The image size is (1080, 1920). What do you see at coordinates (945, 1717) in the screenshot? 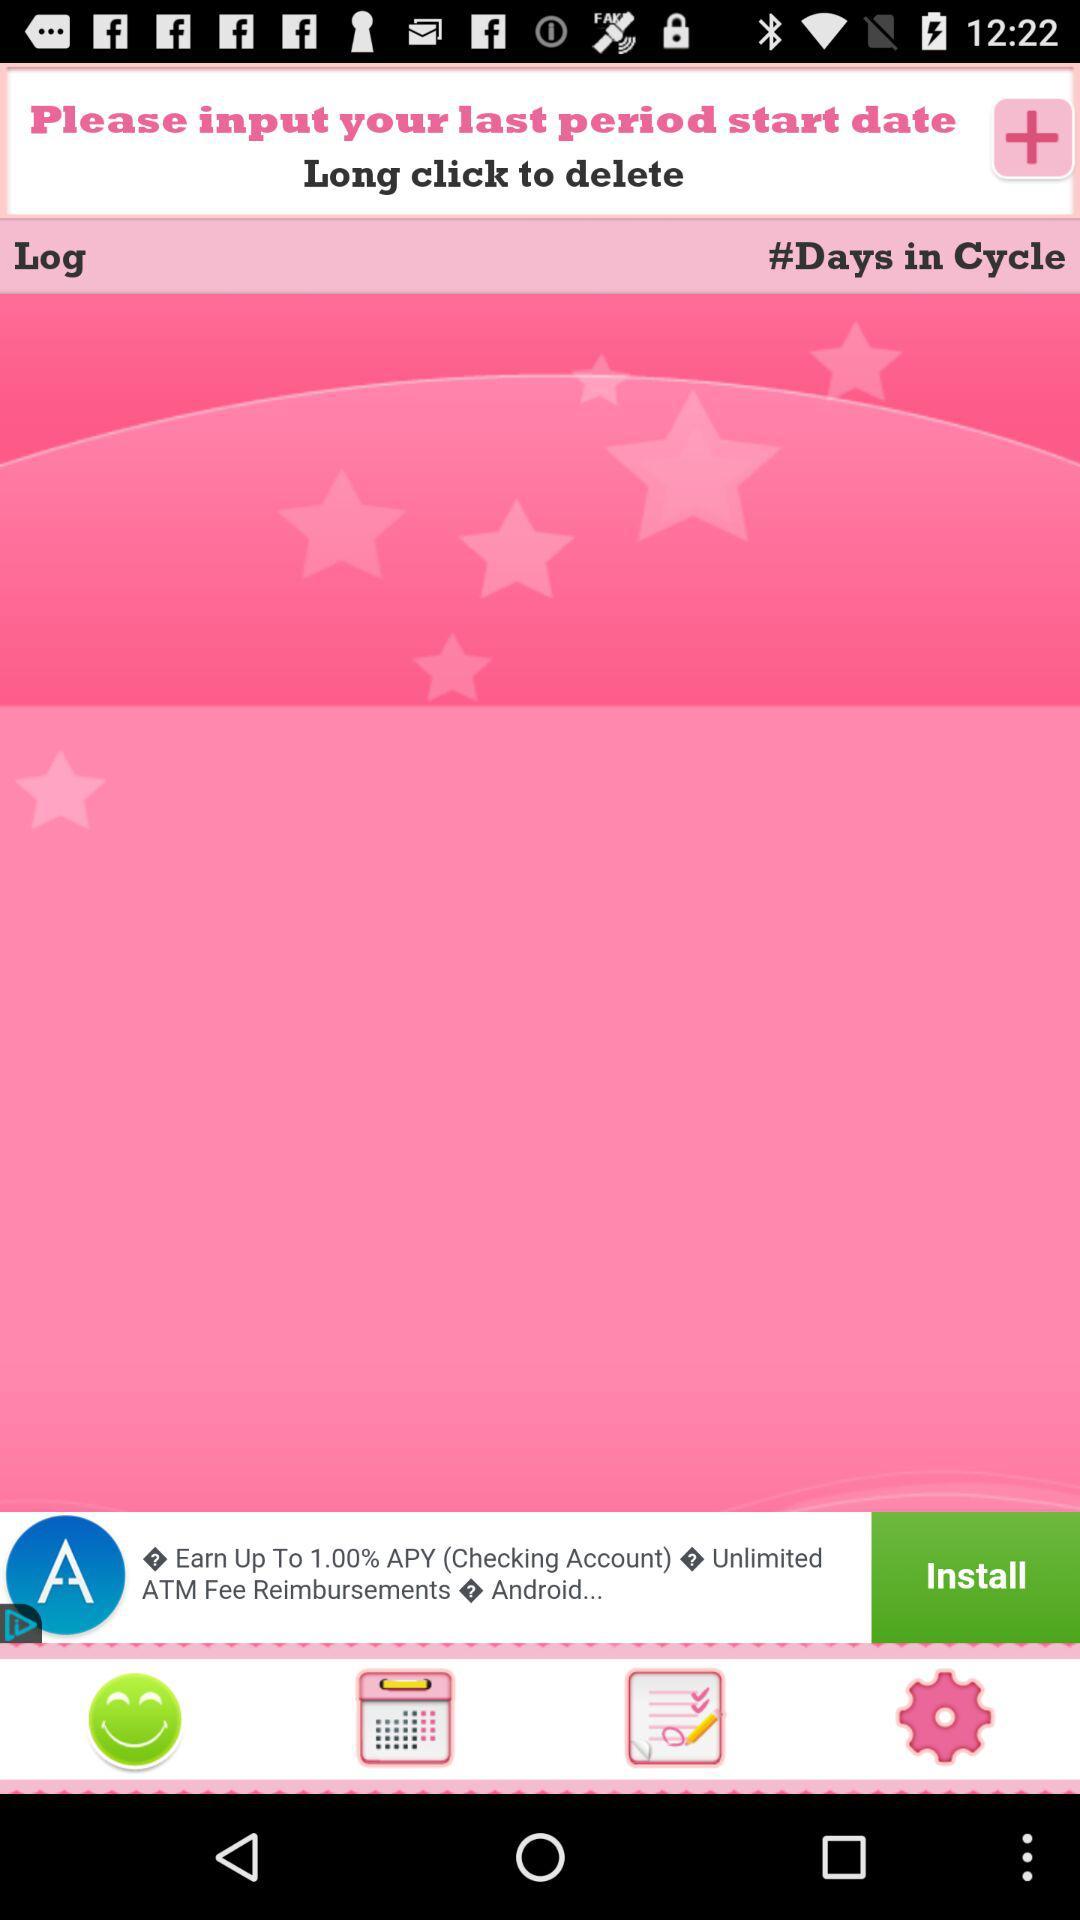
I see `open settings` at bounding box center [945, 1717].